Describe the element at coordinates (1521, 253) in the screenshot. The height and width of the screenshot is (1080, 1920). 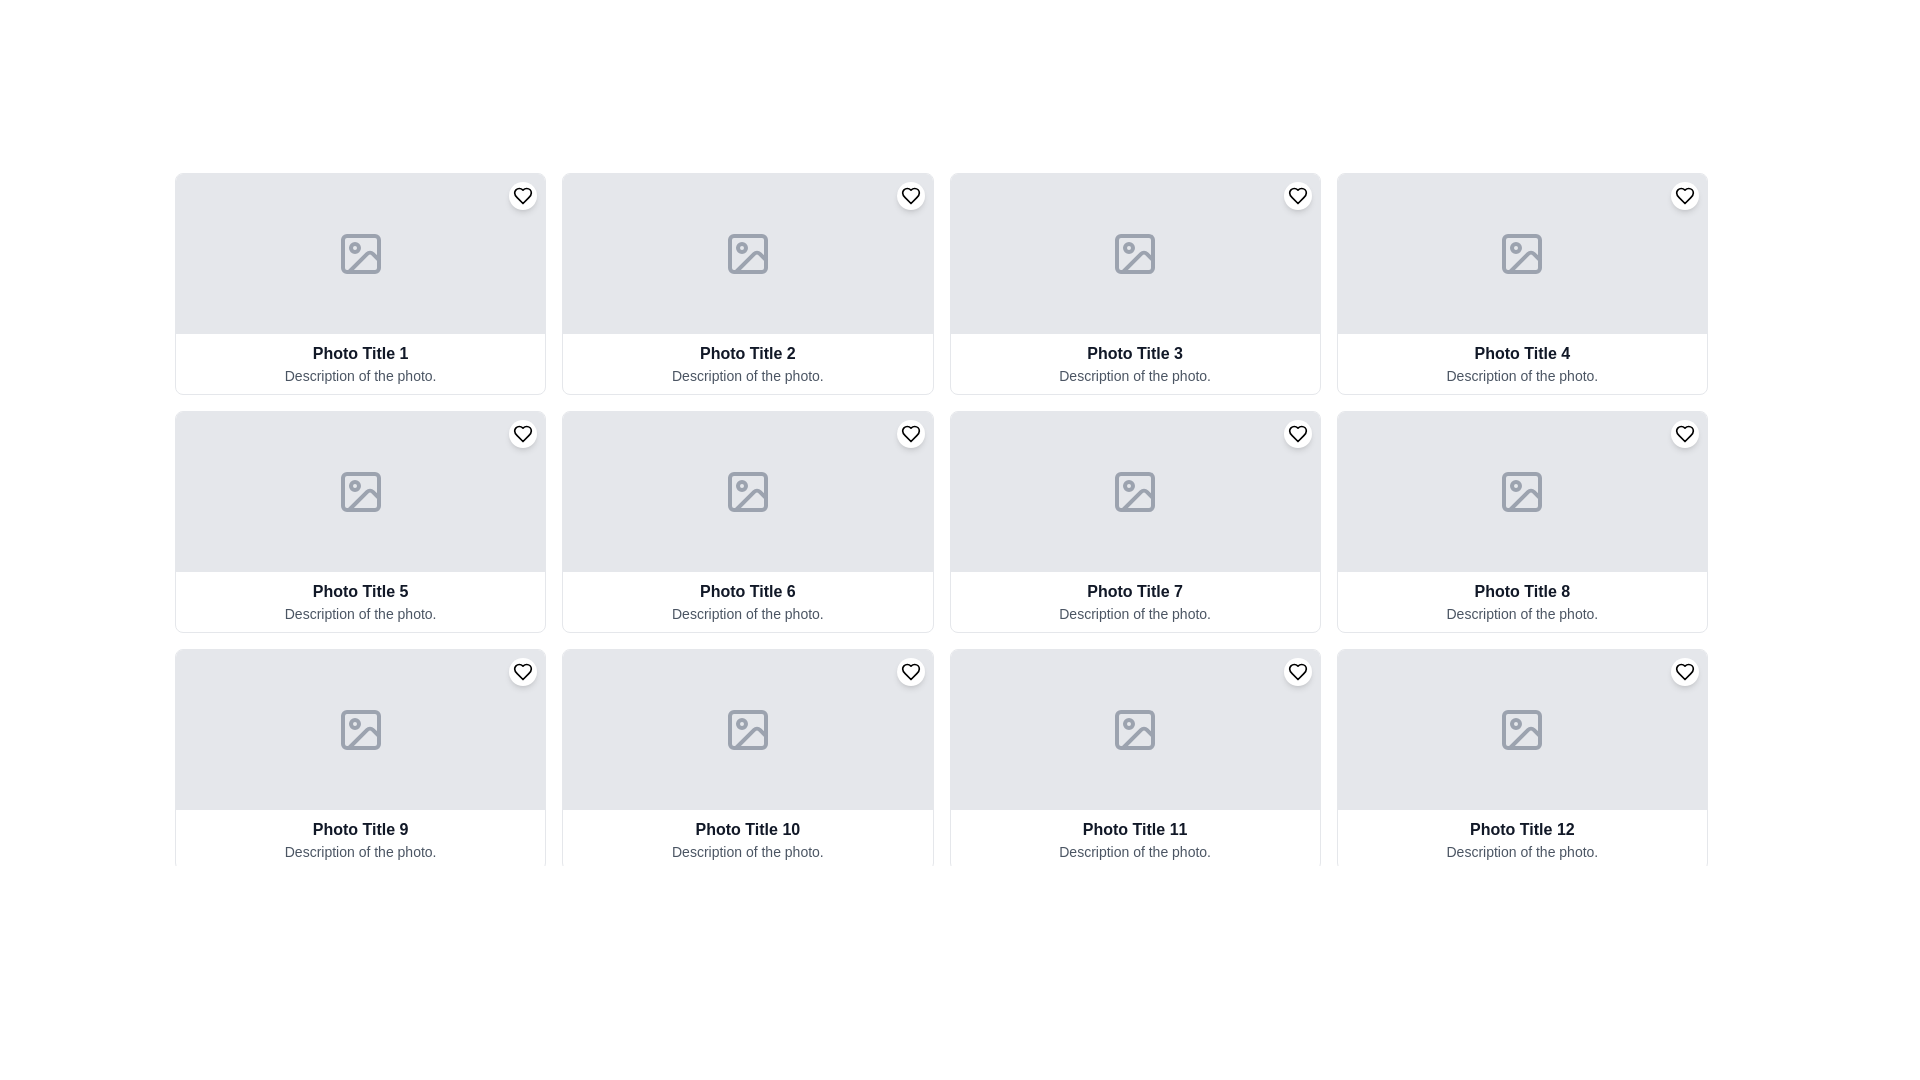
I see `the small rectangular shape with rounded corners within the SVG image icon in the fourth card labeled 'Photo Title 4'` at that location.